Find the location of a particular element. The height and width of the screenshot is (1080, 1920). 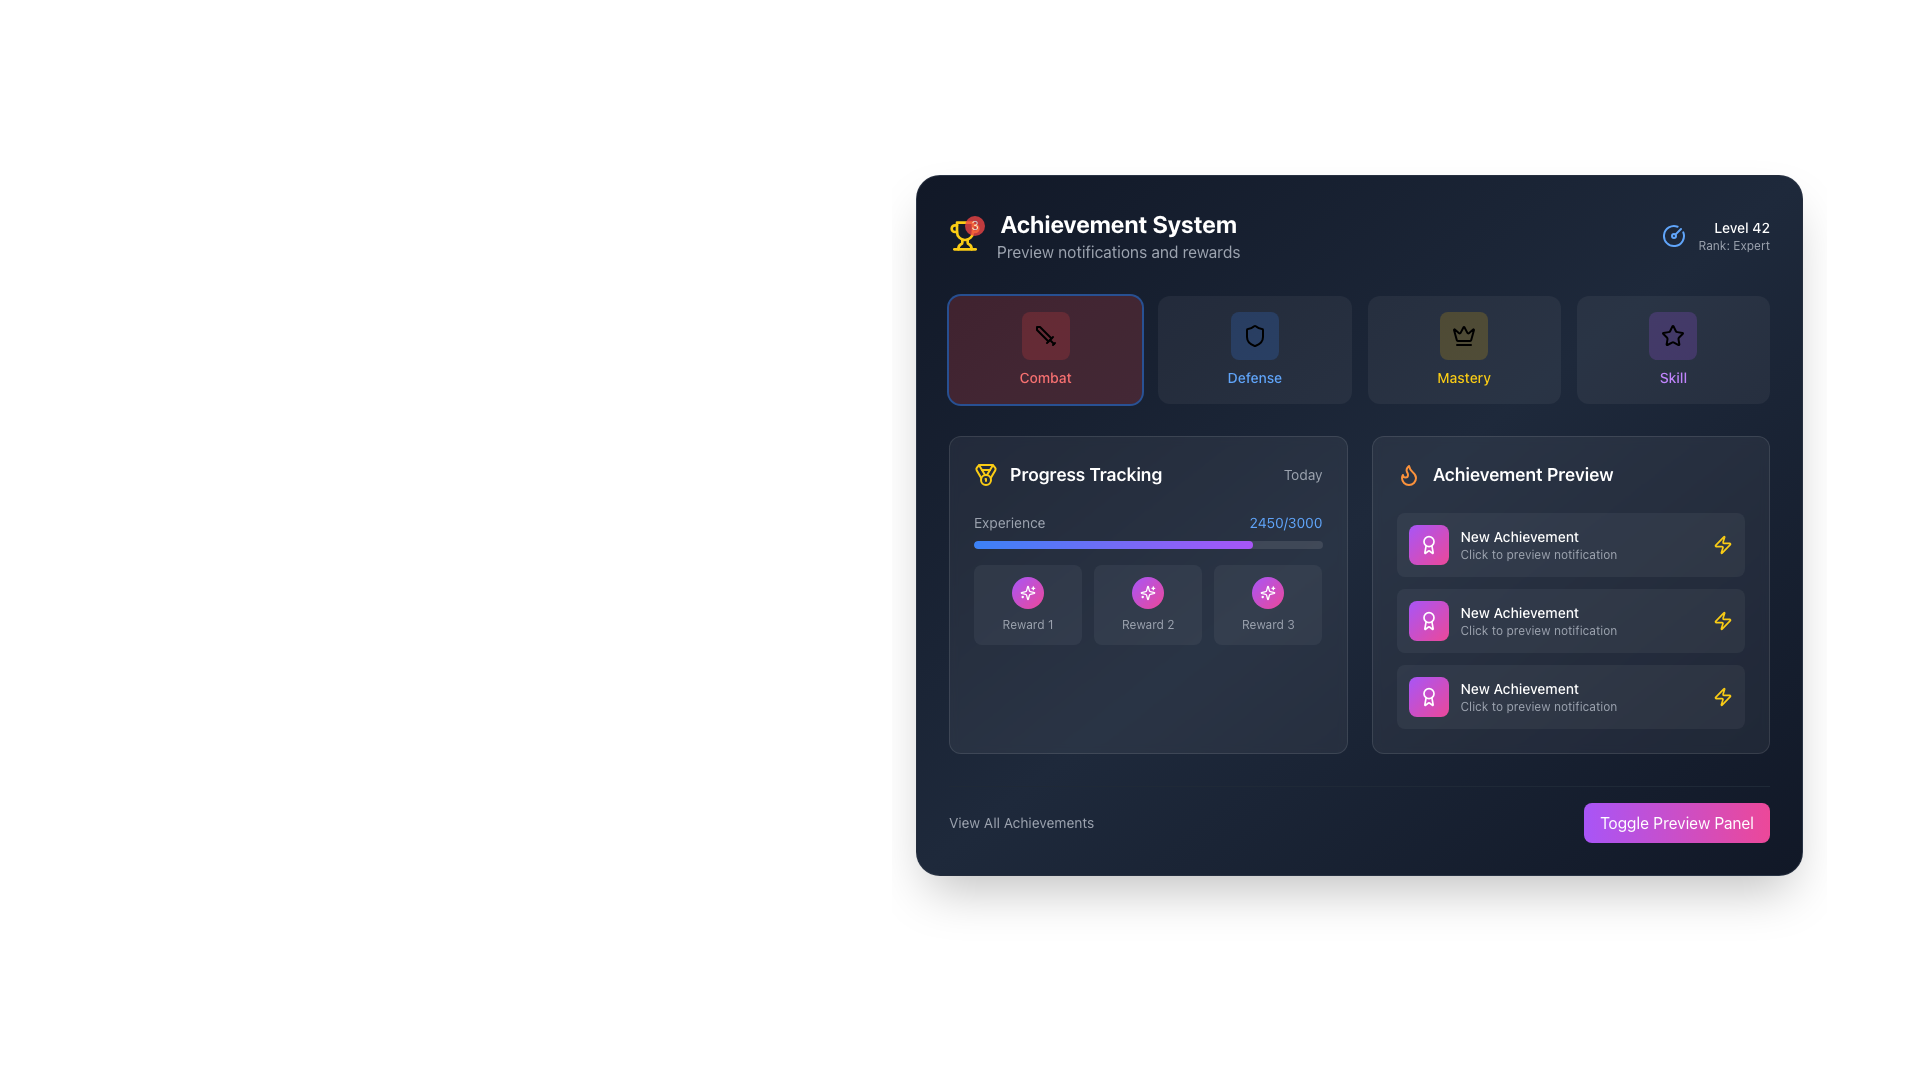

the Label with an icon in the 'Achievement System' section is located at coordinates (1067, 474).